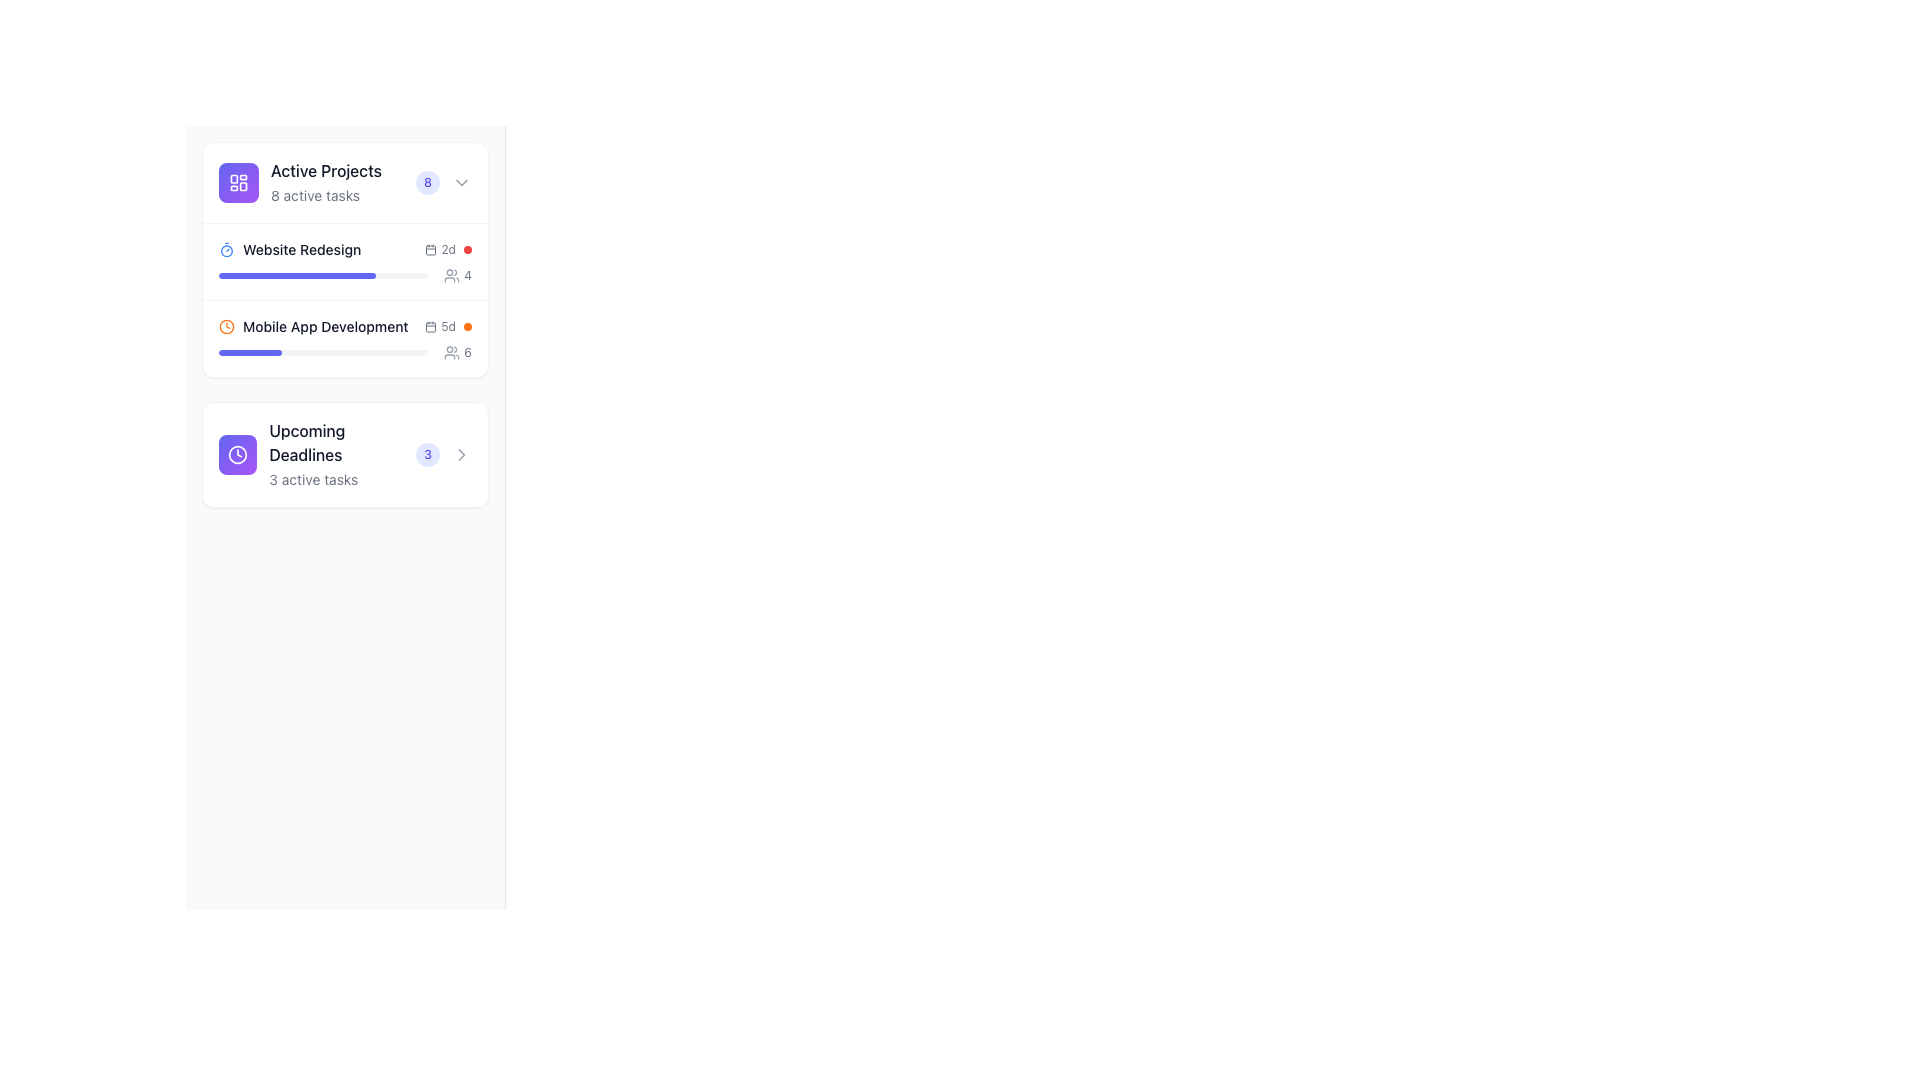 The height and width of the screenshot is (1080, 1920). I want to click on the text or icon of the composite element indicating the remaining time (5 days) before the deadline in the 'Mobile App Development' section of the 'Active Projects' card, so click(447, 326).